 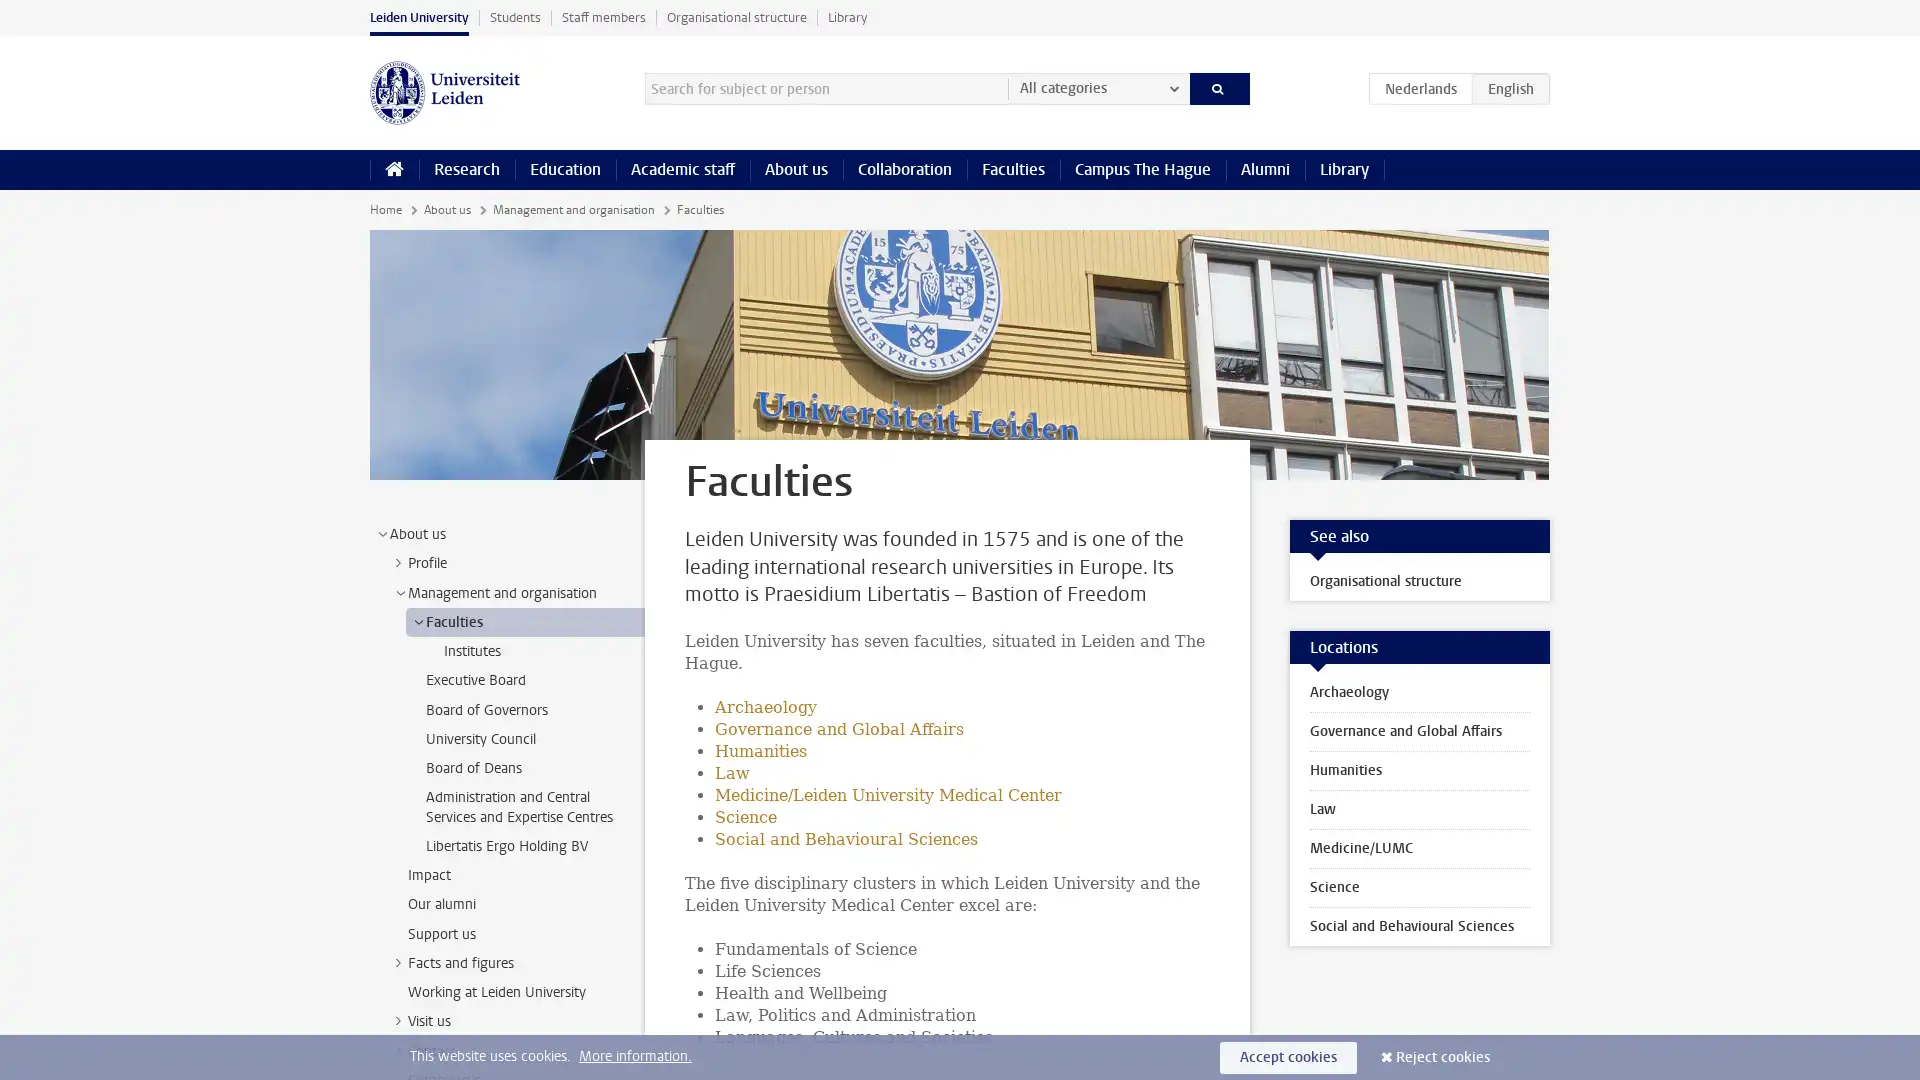 I want to click on >, so click(x=399, y=591).